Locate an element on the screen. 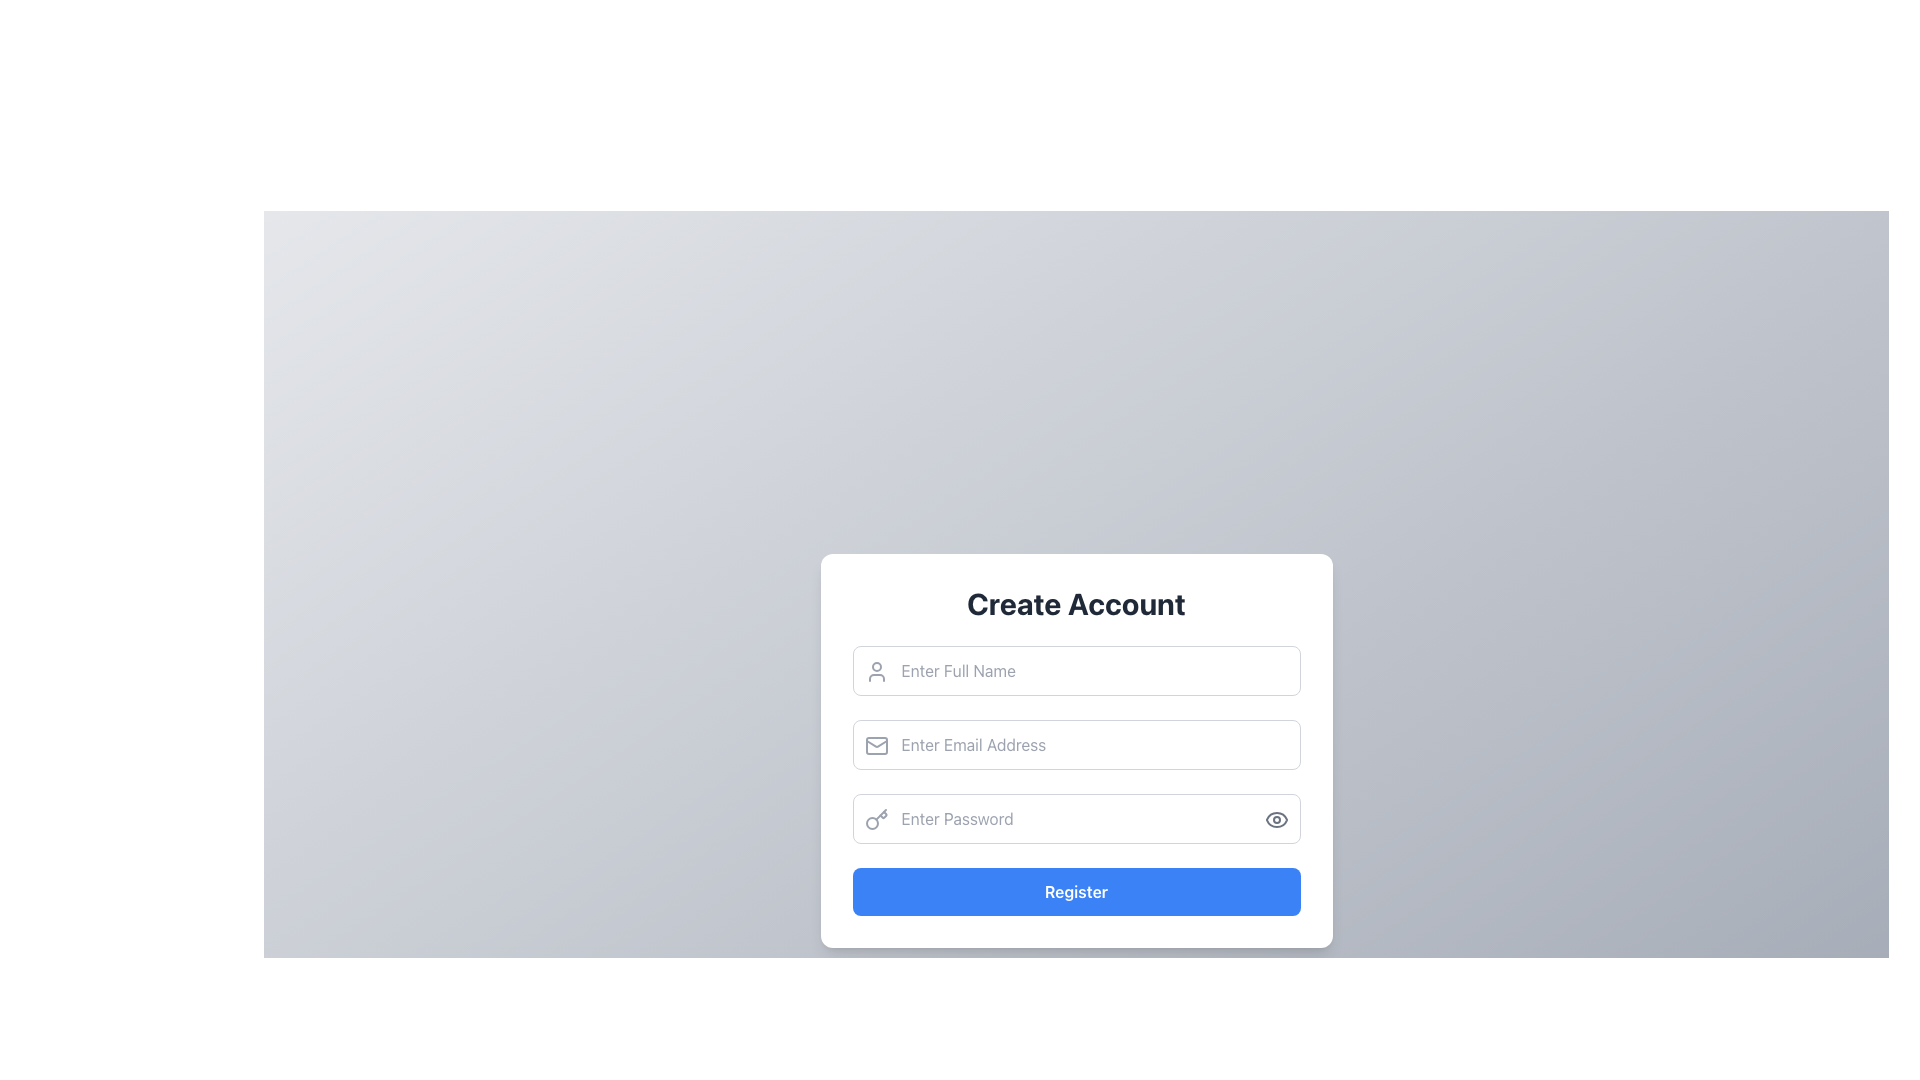 This screenshot has height=1080, width=1920. the triangular flap of the envelope icon located to the left of the 'Enter Email Address' input field is located at coordinates (876, 744).